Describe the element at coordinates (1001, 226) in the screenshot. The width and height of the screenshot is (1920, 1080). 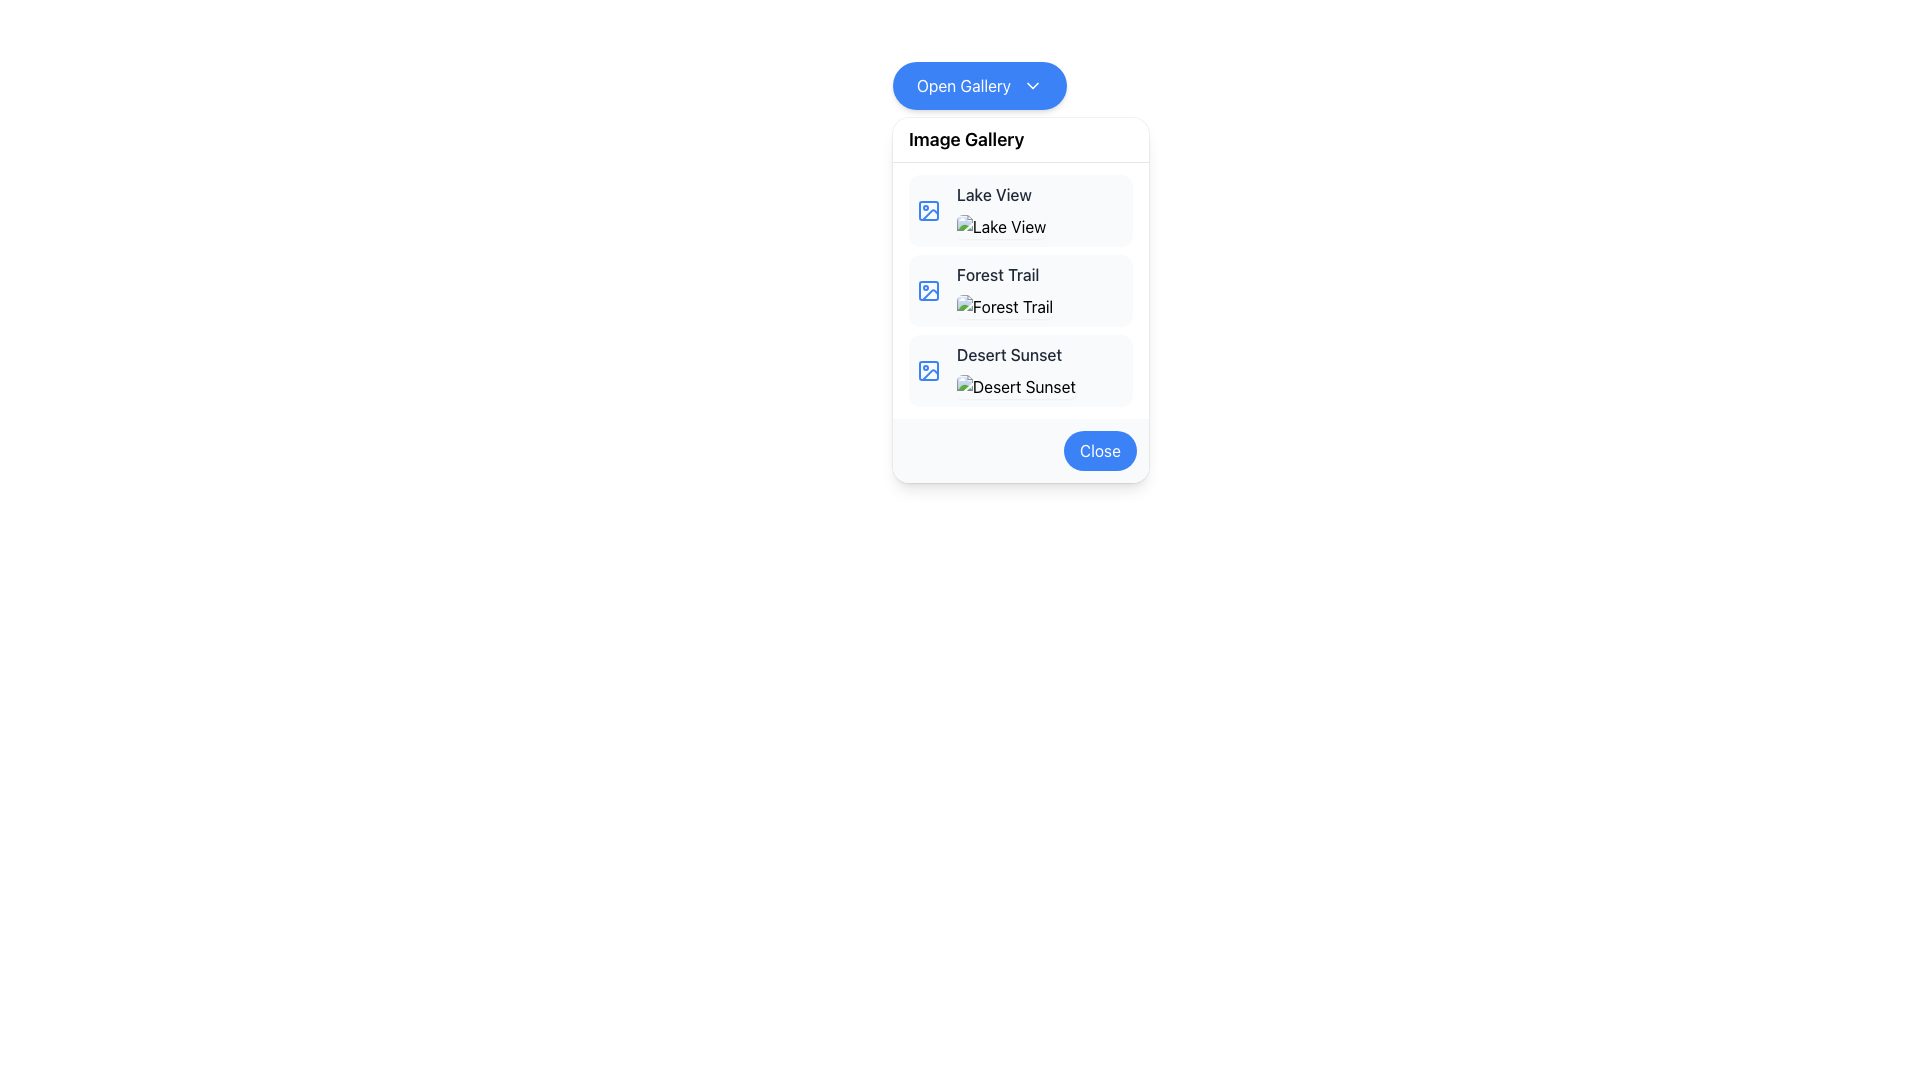
I see `the image icon representing 'Lake View'` at that location.